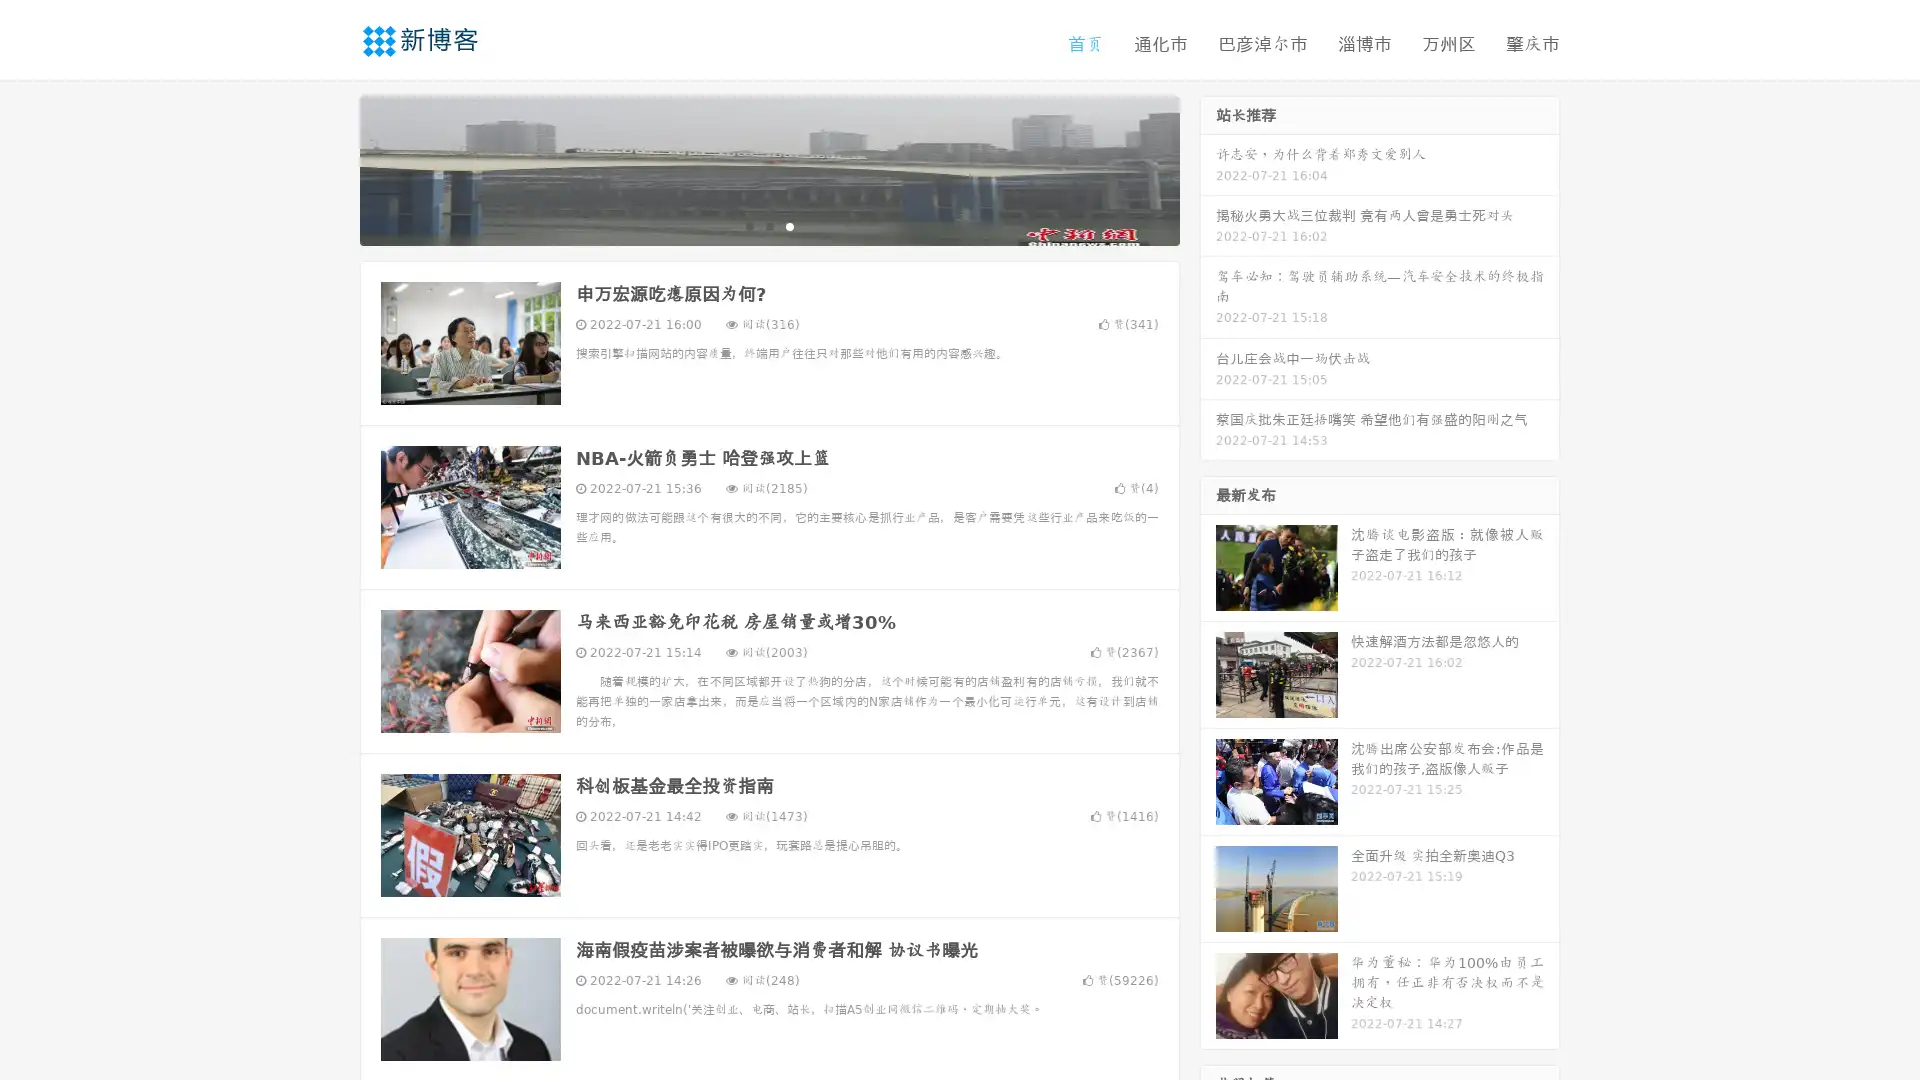 The width and height of the screenshot is (1920, 1080). What do you see at coordinates (748, 225) in the screenshot?
I see `Go to slide 1` at bounding box center [748, 225].